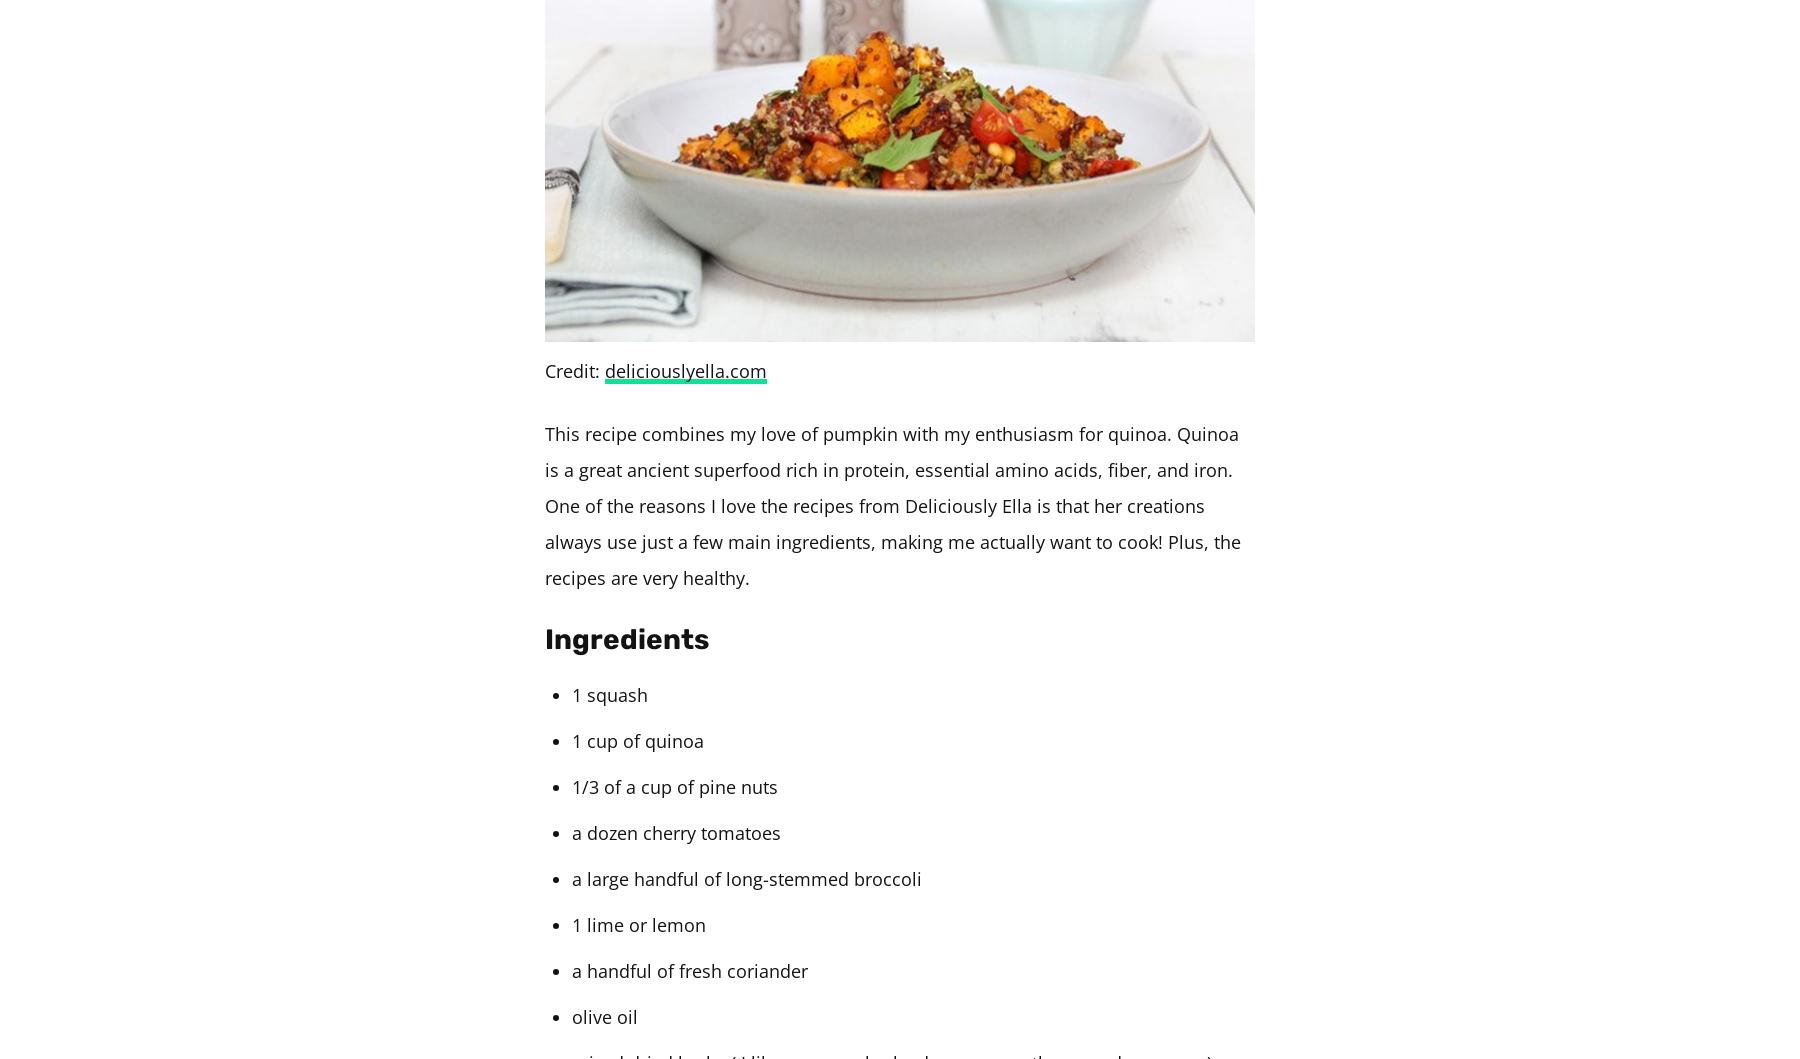 The width and height of the screenshot is (1800, 1059). What do you see at coordinates (572, 1015) in the screenshot?
I see `'olive oil'` at bounding box center [572, 1015].